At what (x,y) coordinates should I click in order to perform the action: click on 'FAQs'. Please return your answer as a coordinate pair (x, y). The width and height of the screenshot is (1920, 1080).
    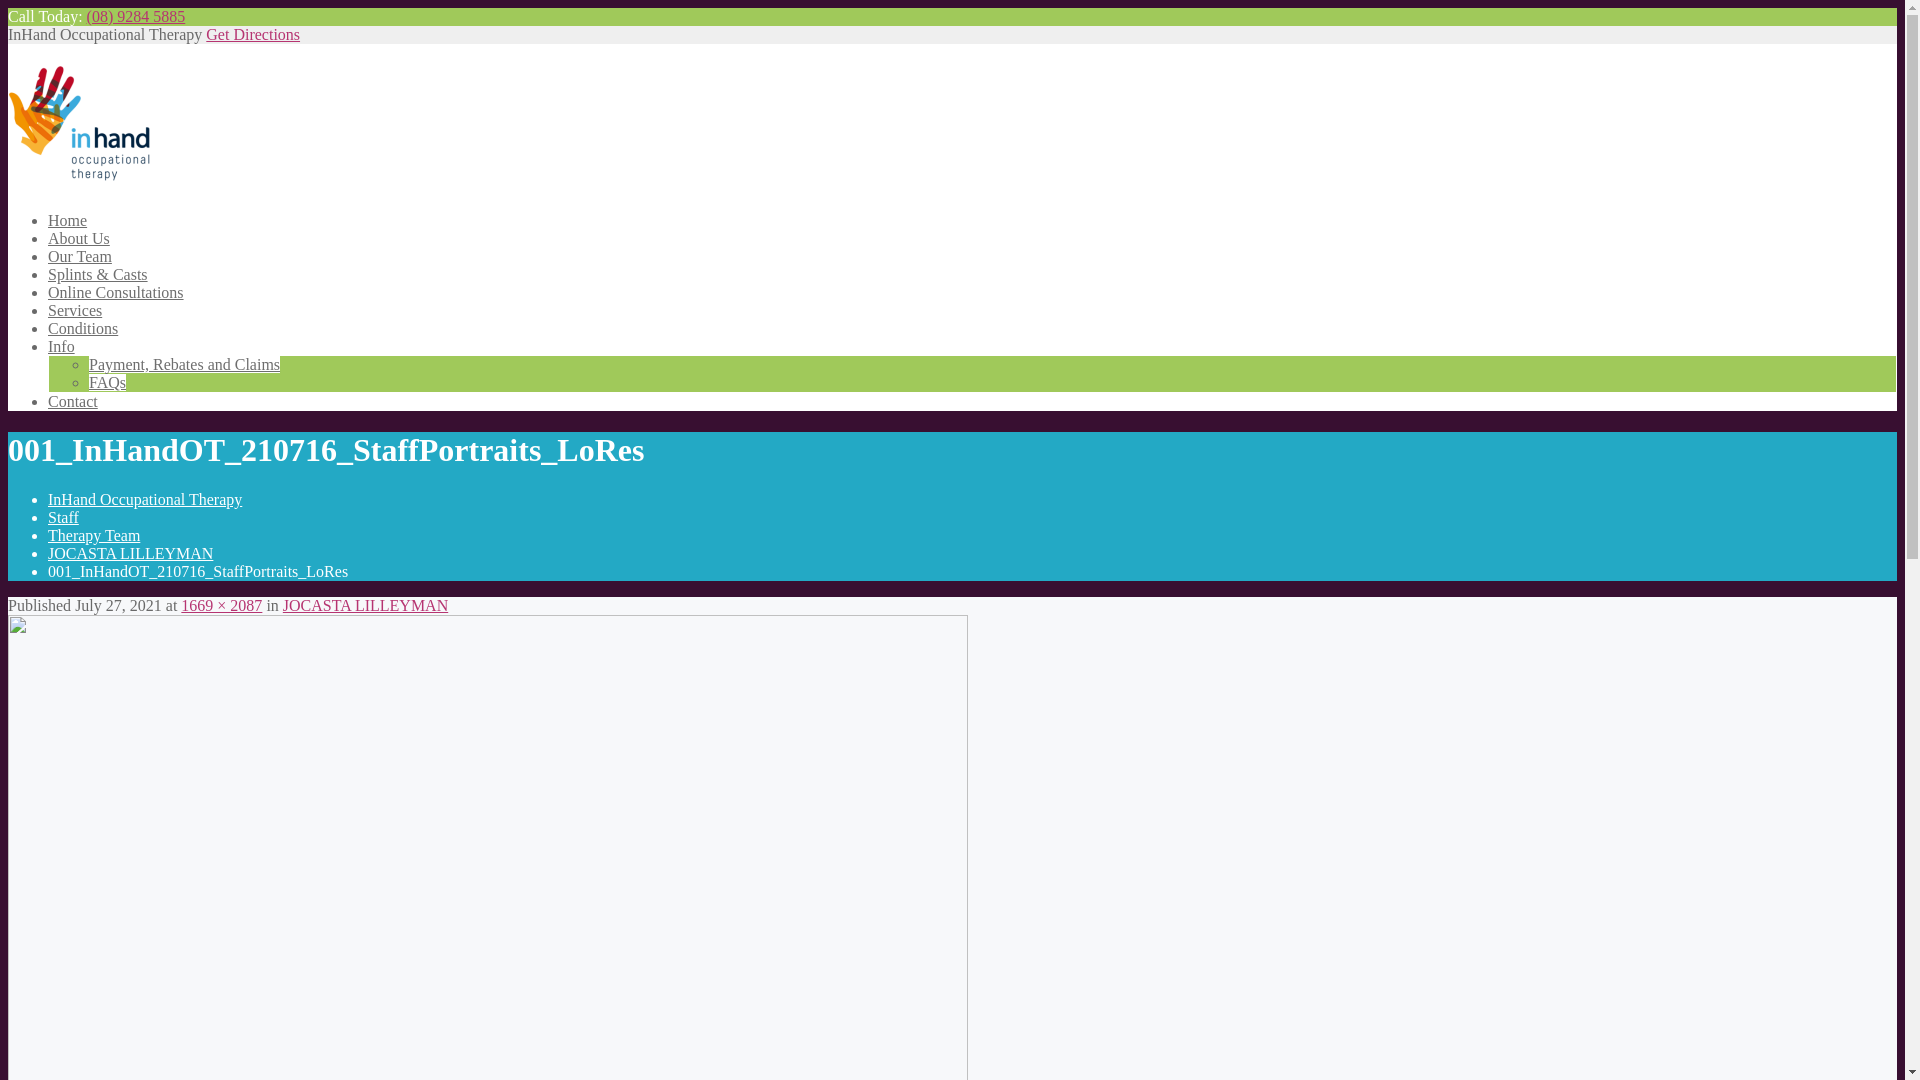
    Looking at the image, I should click on (106, 382).